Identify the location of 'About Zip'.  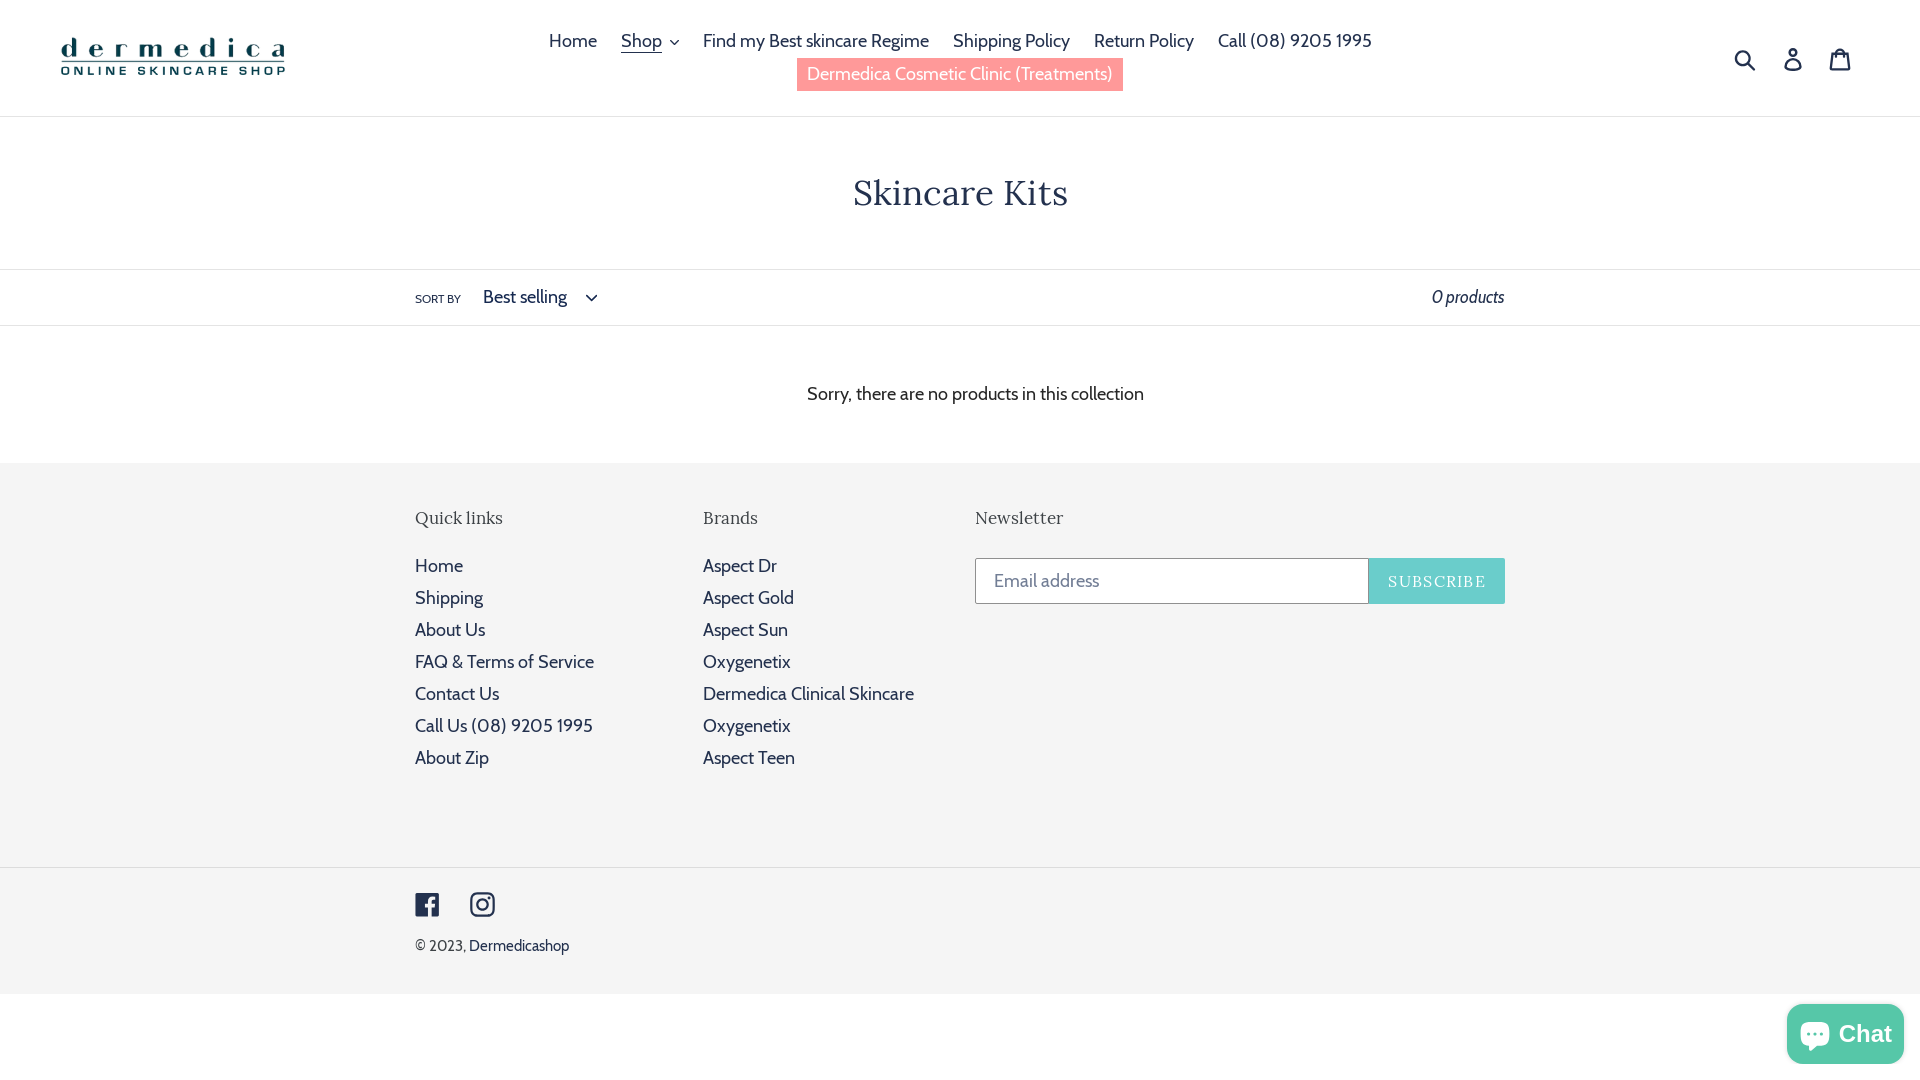
(450, 758).